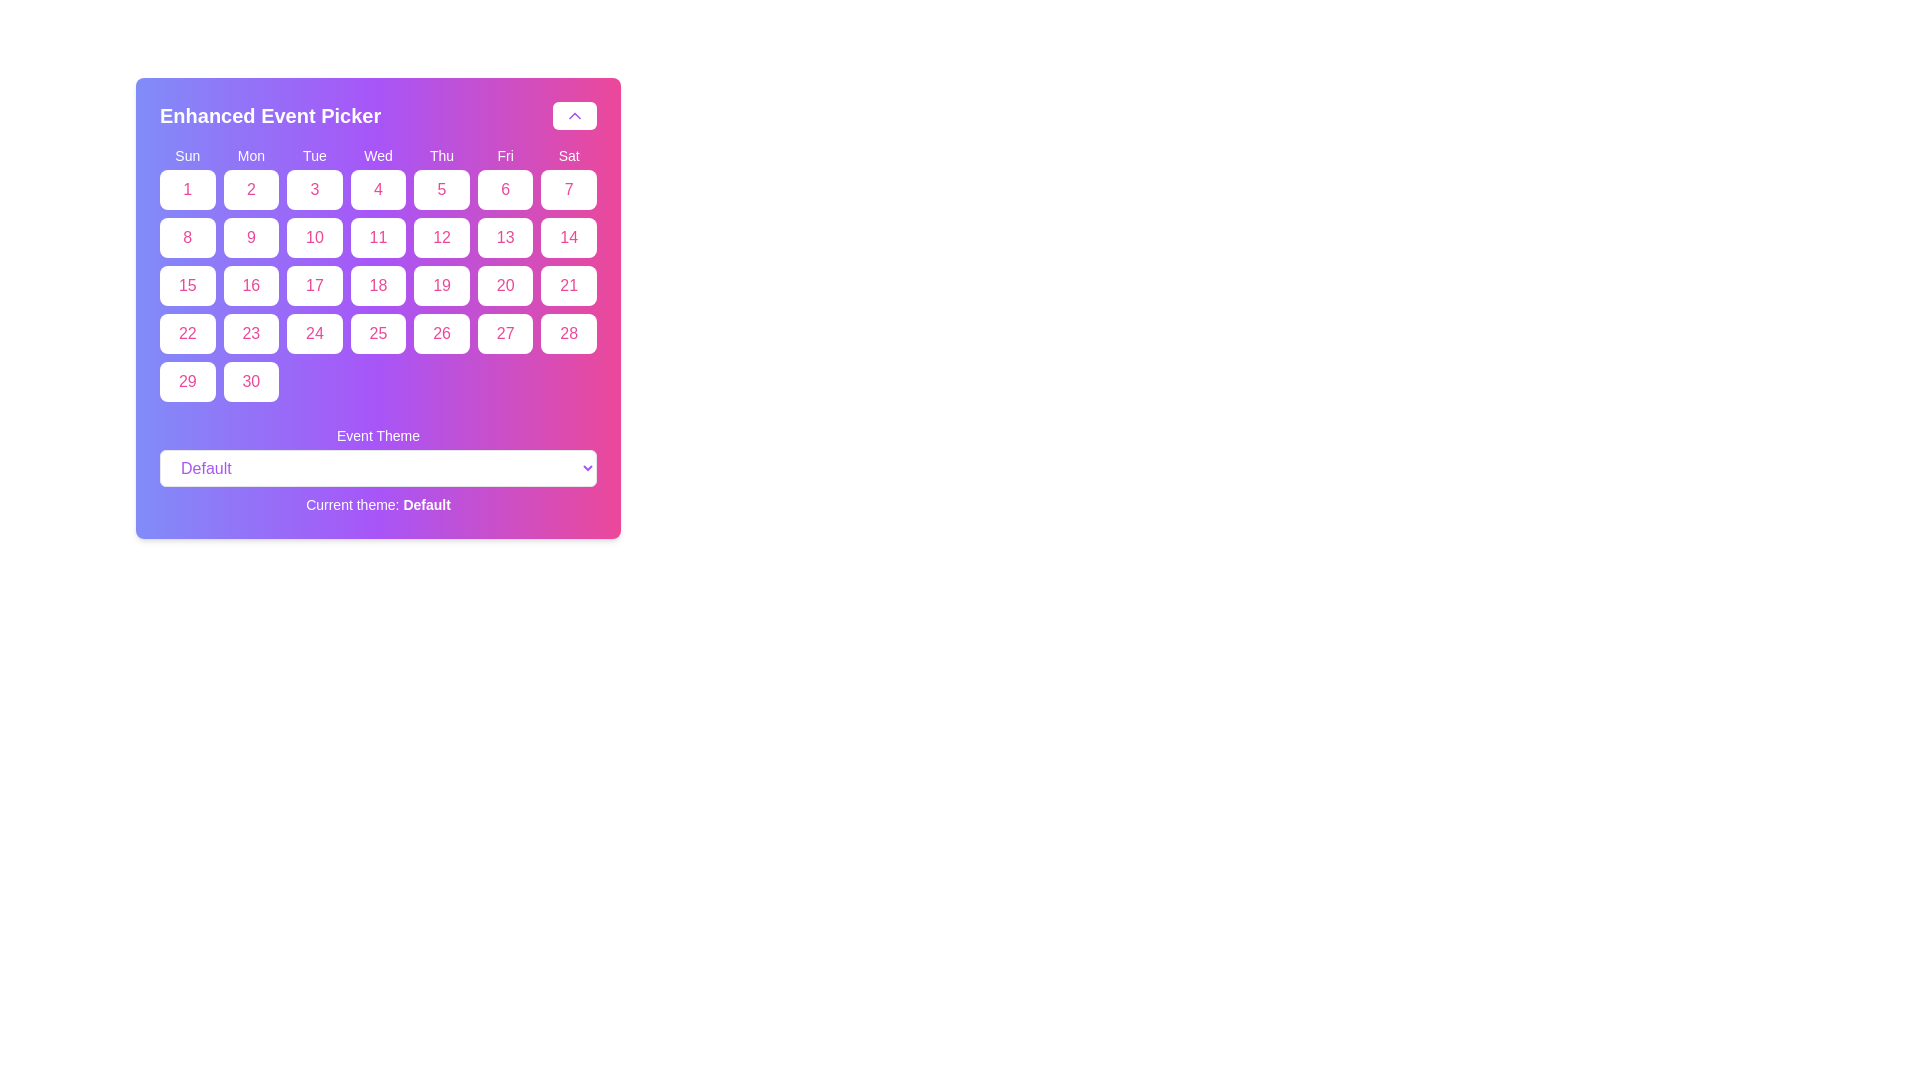  What do you see at coordinates (378, 434) in the screenshot?
I see `the label that provides context for the dropdown menu to select an event theme, which is positioned above the descriptive text 'Current theme: Default'` at bounding box center [378, 434].